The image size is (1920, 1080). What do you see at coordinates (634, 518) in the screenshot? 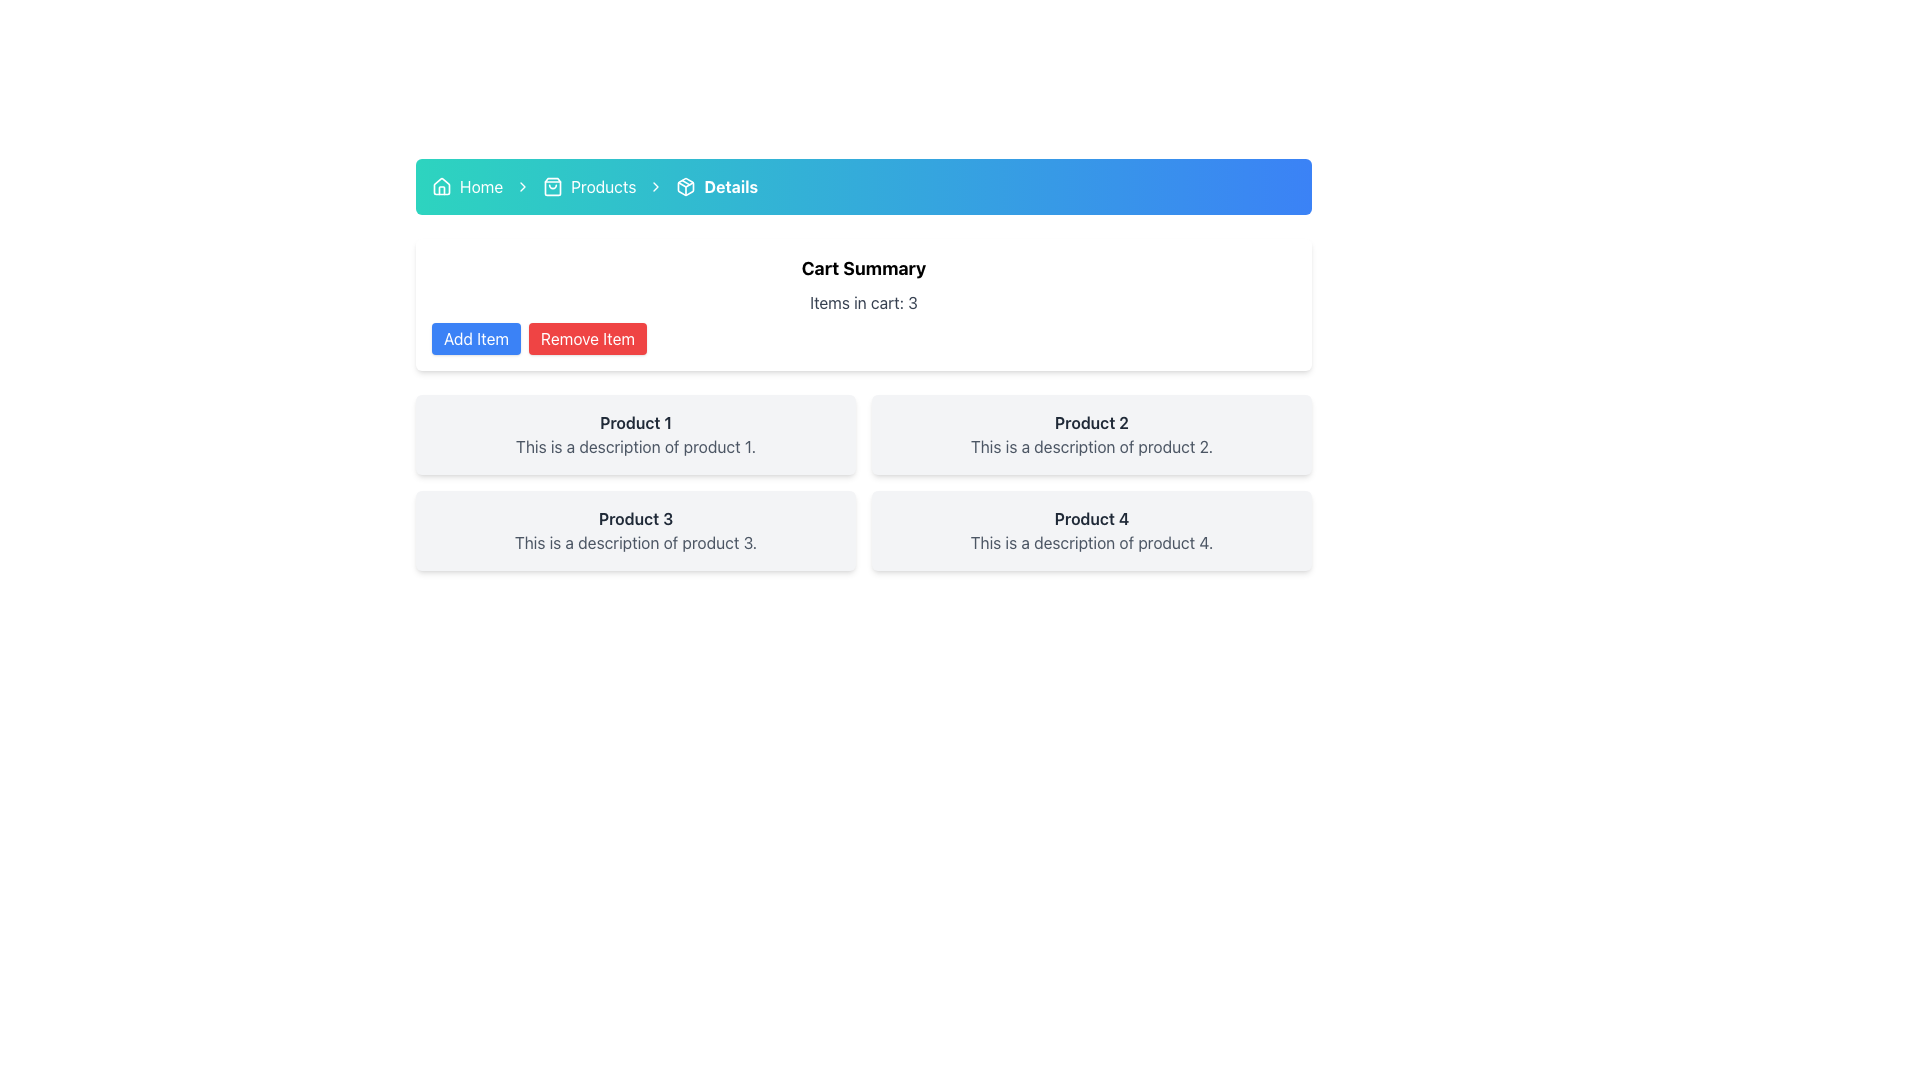
I see `the heading text for 'Product 3'` at bounding box center [634, 518].